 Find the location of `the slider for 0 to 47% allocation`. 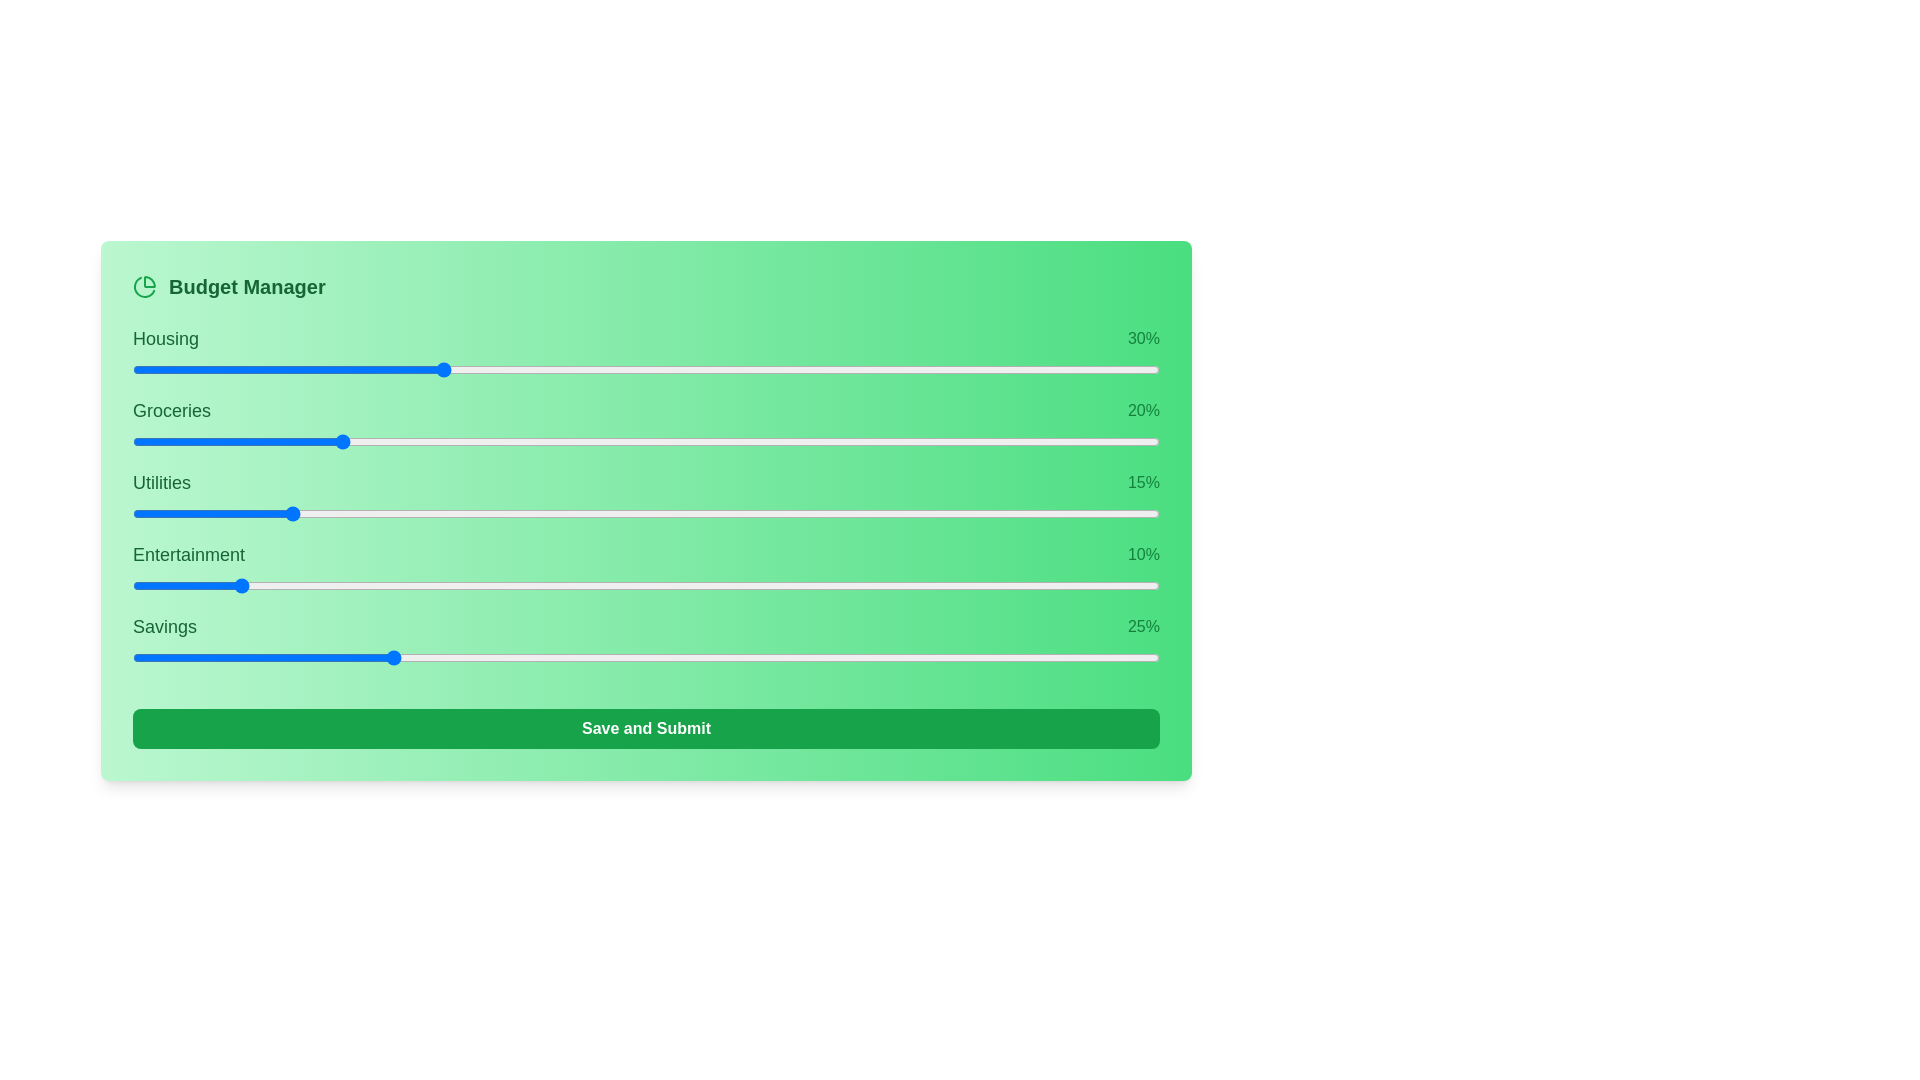

the slider for 0 to 47% allocation is located at coordinates (886, 370).